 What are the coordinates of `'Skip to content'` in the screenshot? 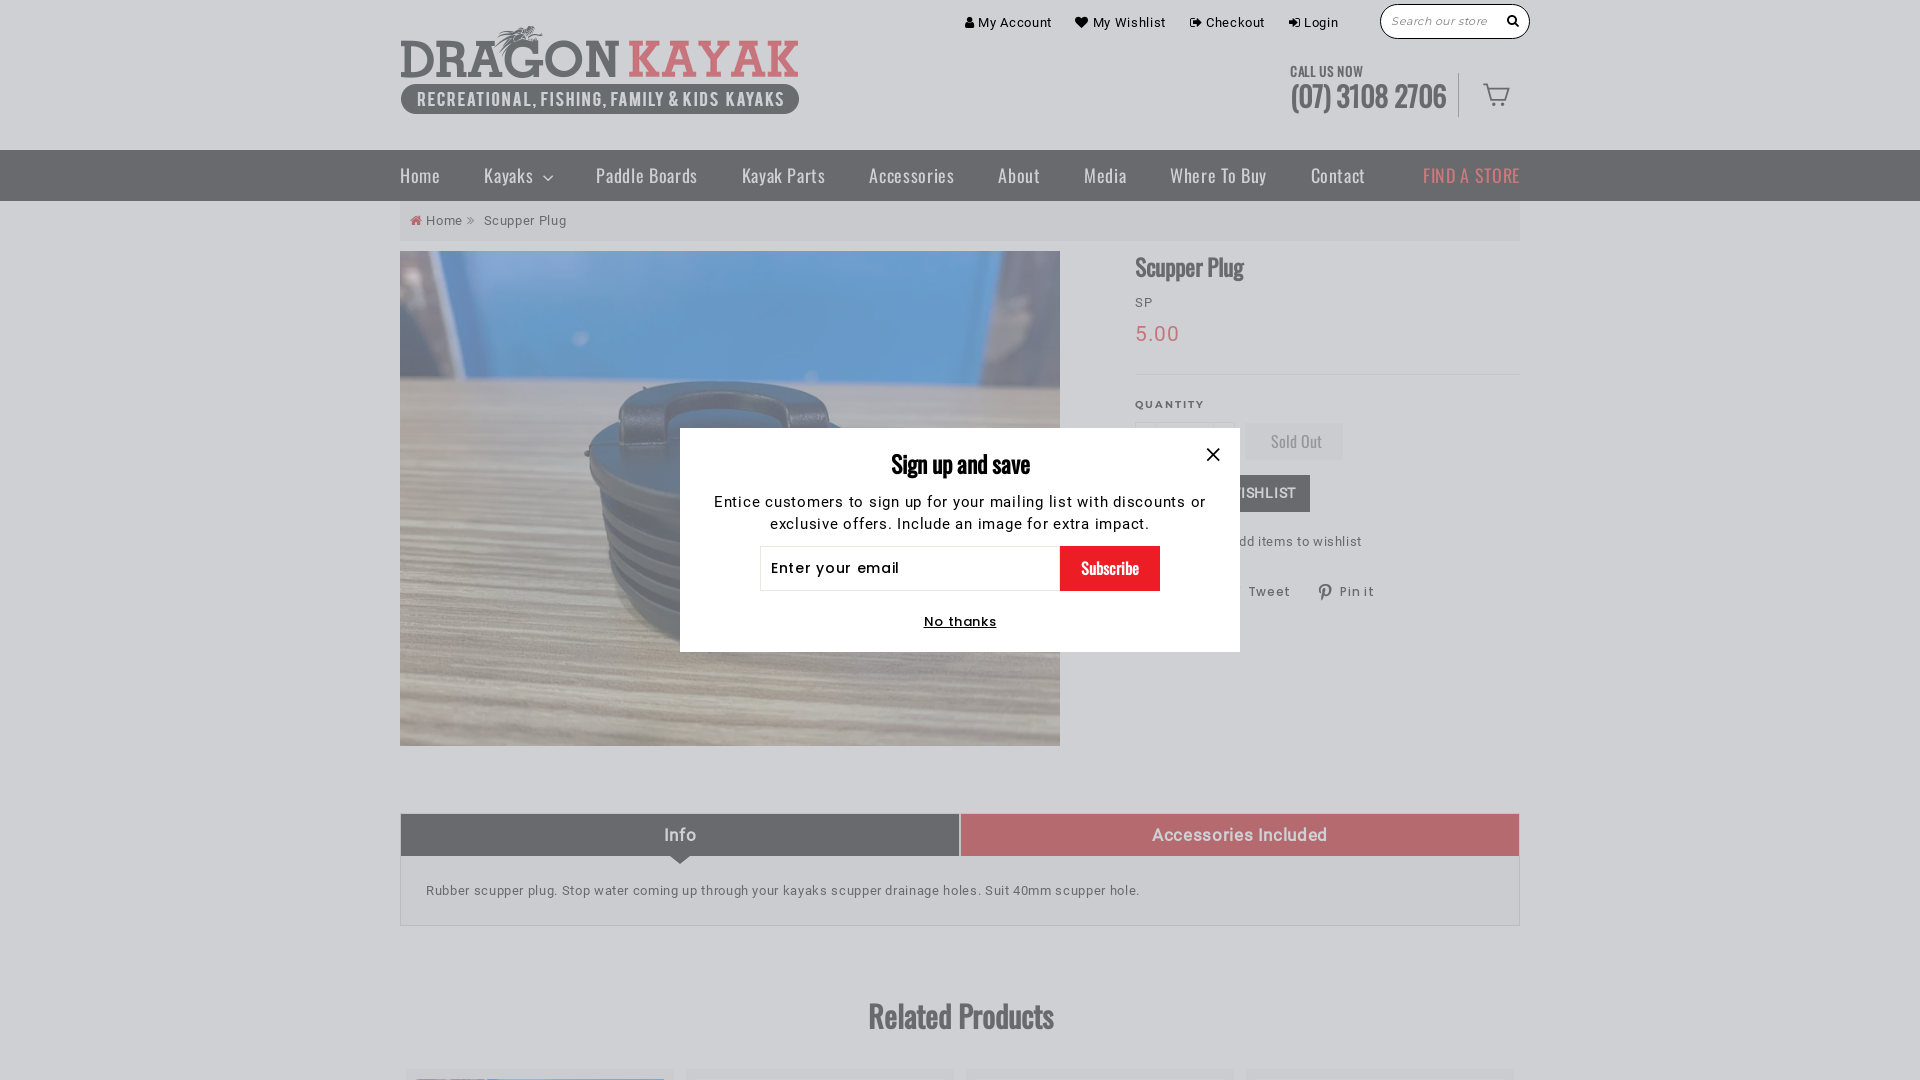 It's located at (0, 0).